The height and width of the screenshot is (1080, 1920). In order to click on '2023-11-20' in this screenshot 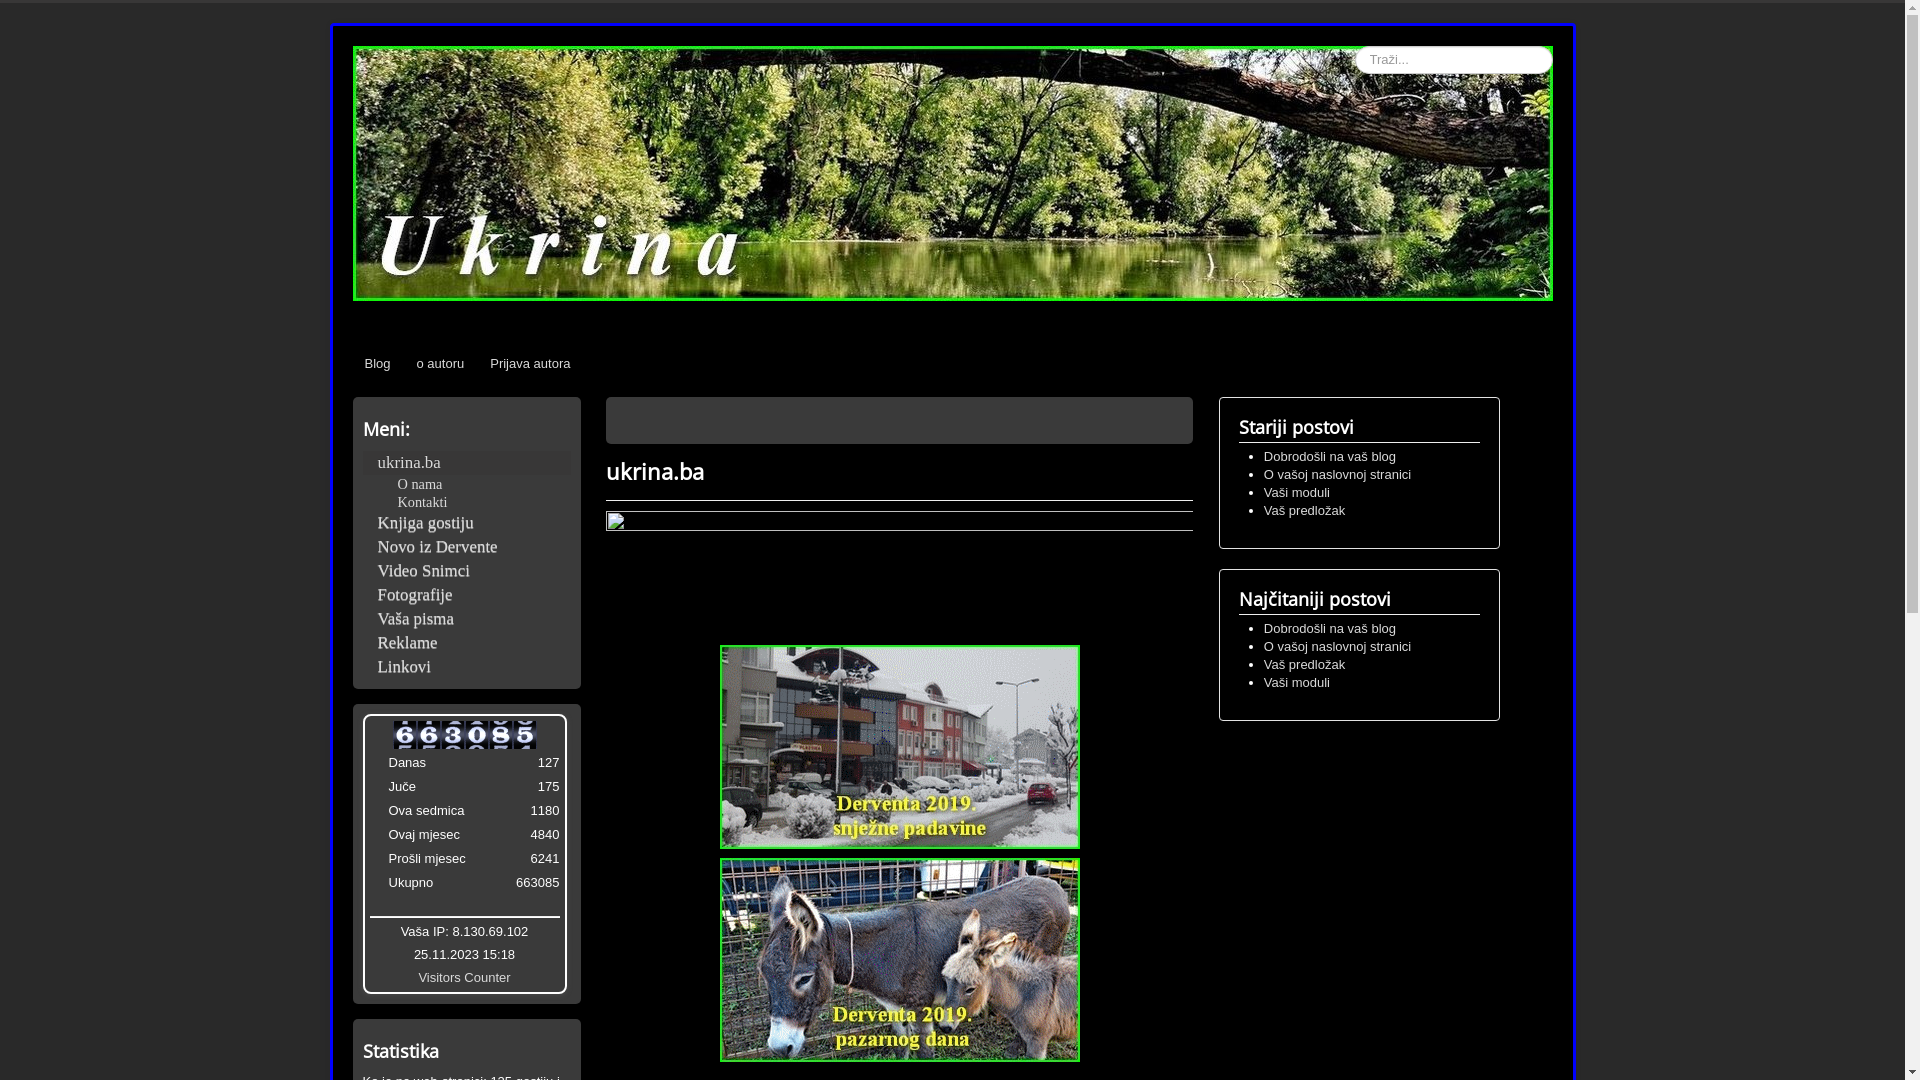, I will do `click(377, 813)`.